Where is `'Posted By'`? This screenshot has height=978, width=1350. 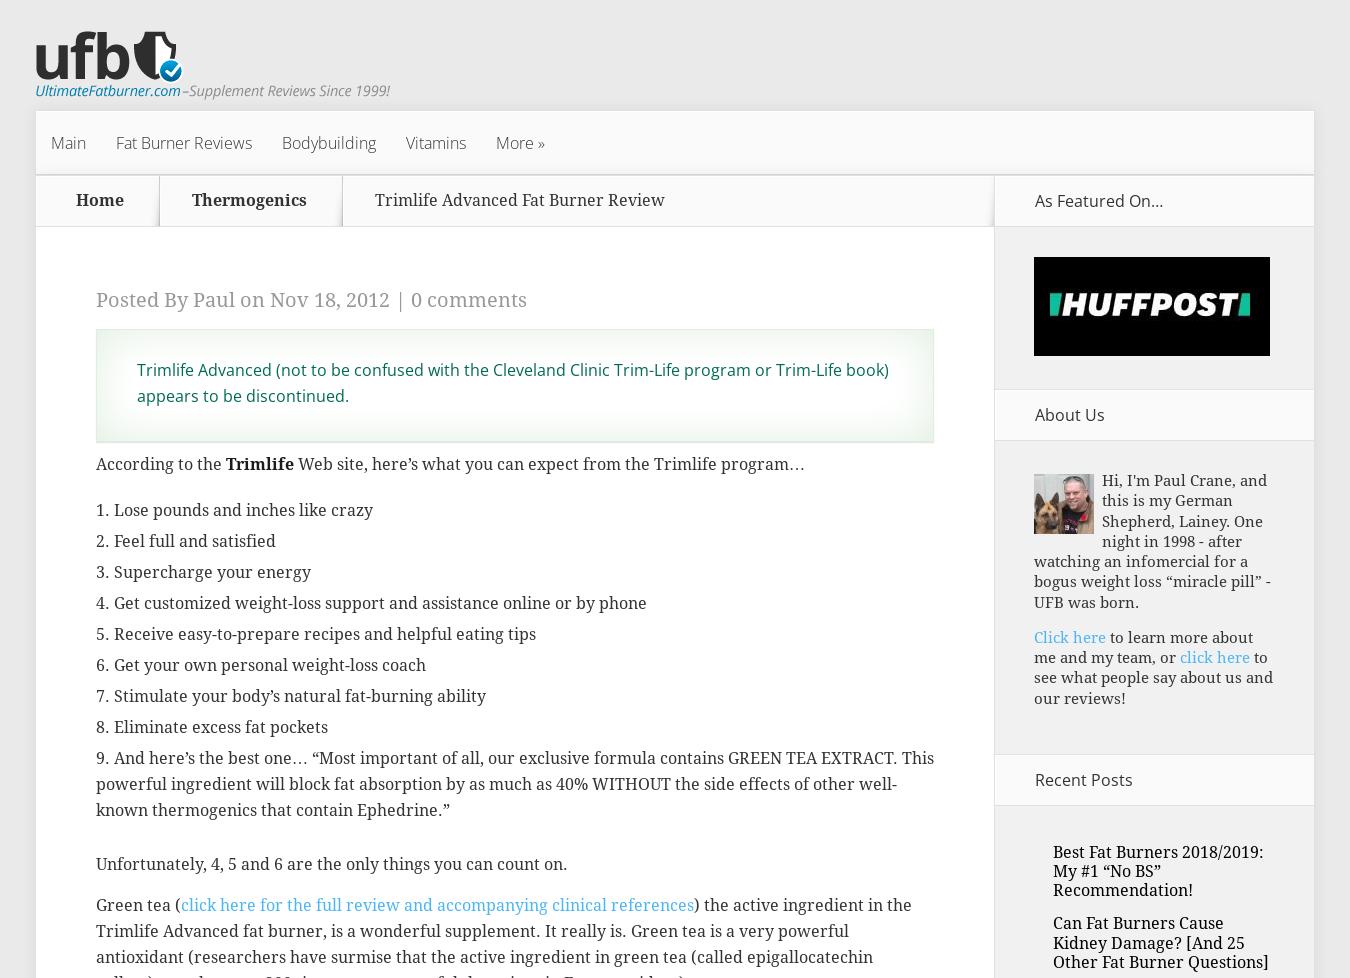
'Posted By' is located at coordinates (144, 298).